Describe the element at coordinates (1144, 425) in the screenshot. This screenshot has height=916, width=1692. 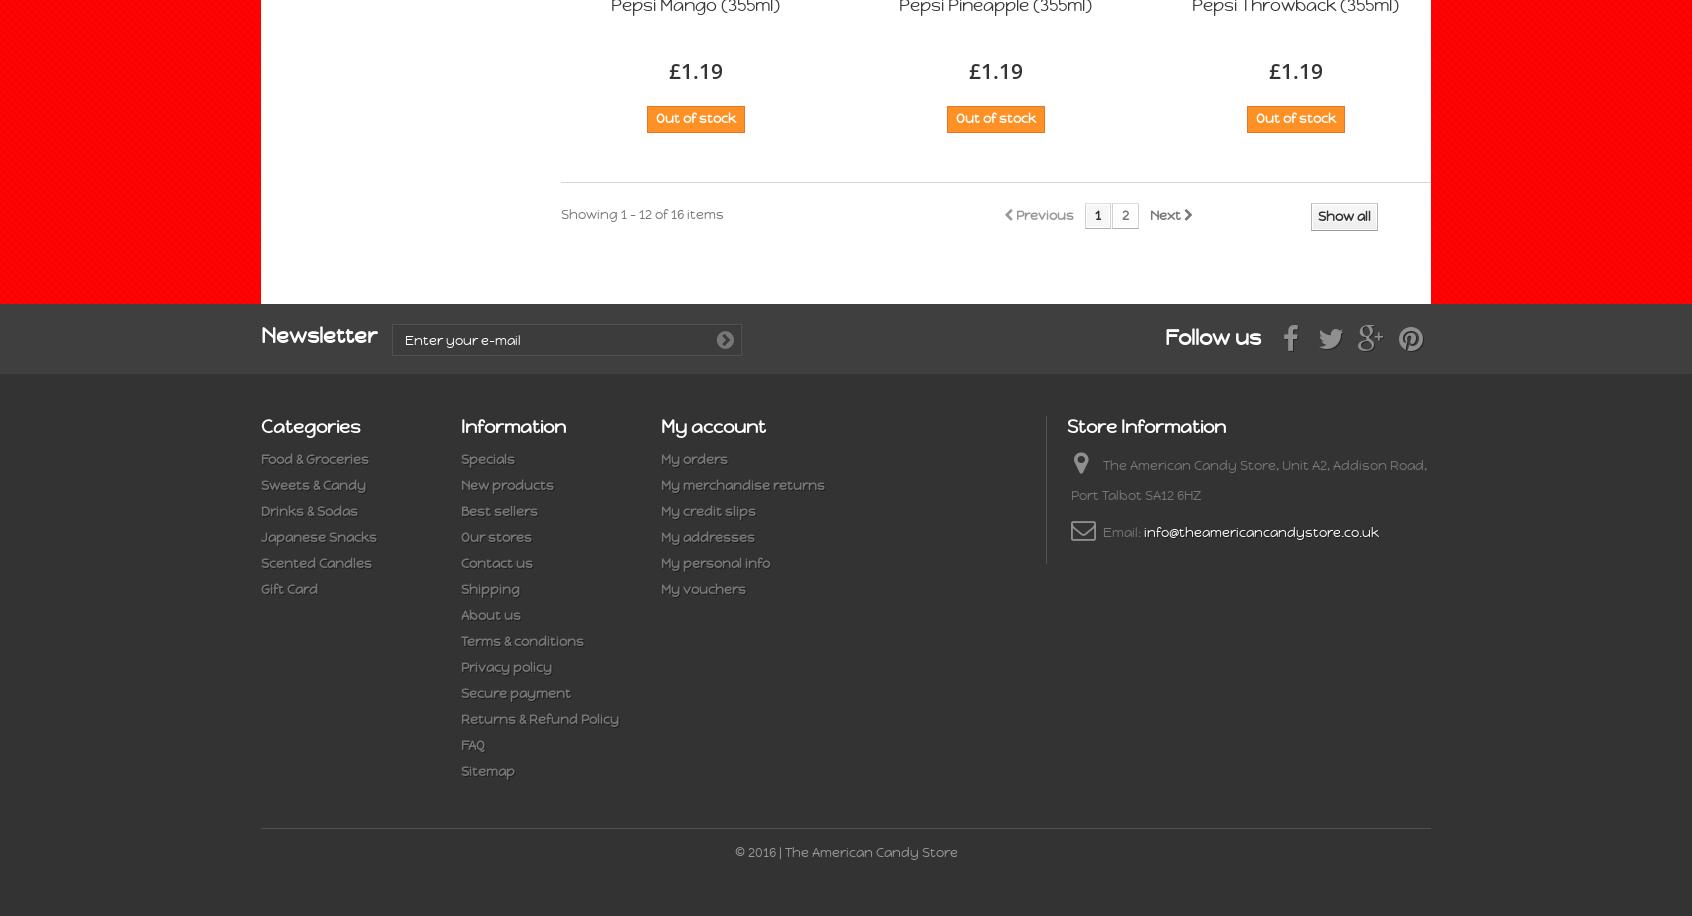
I see `'Store Information'` at that location.